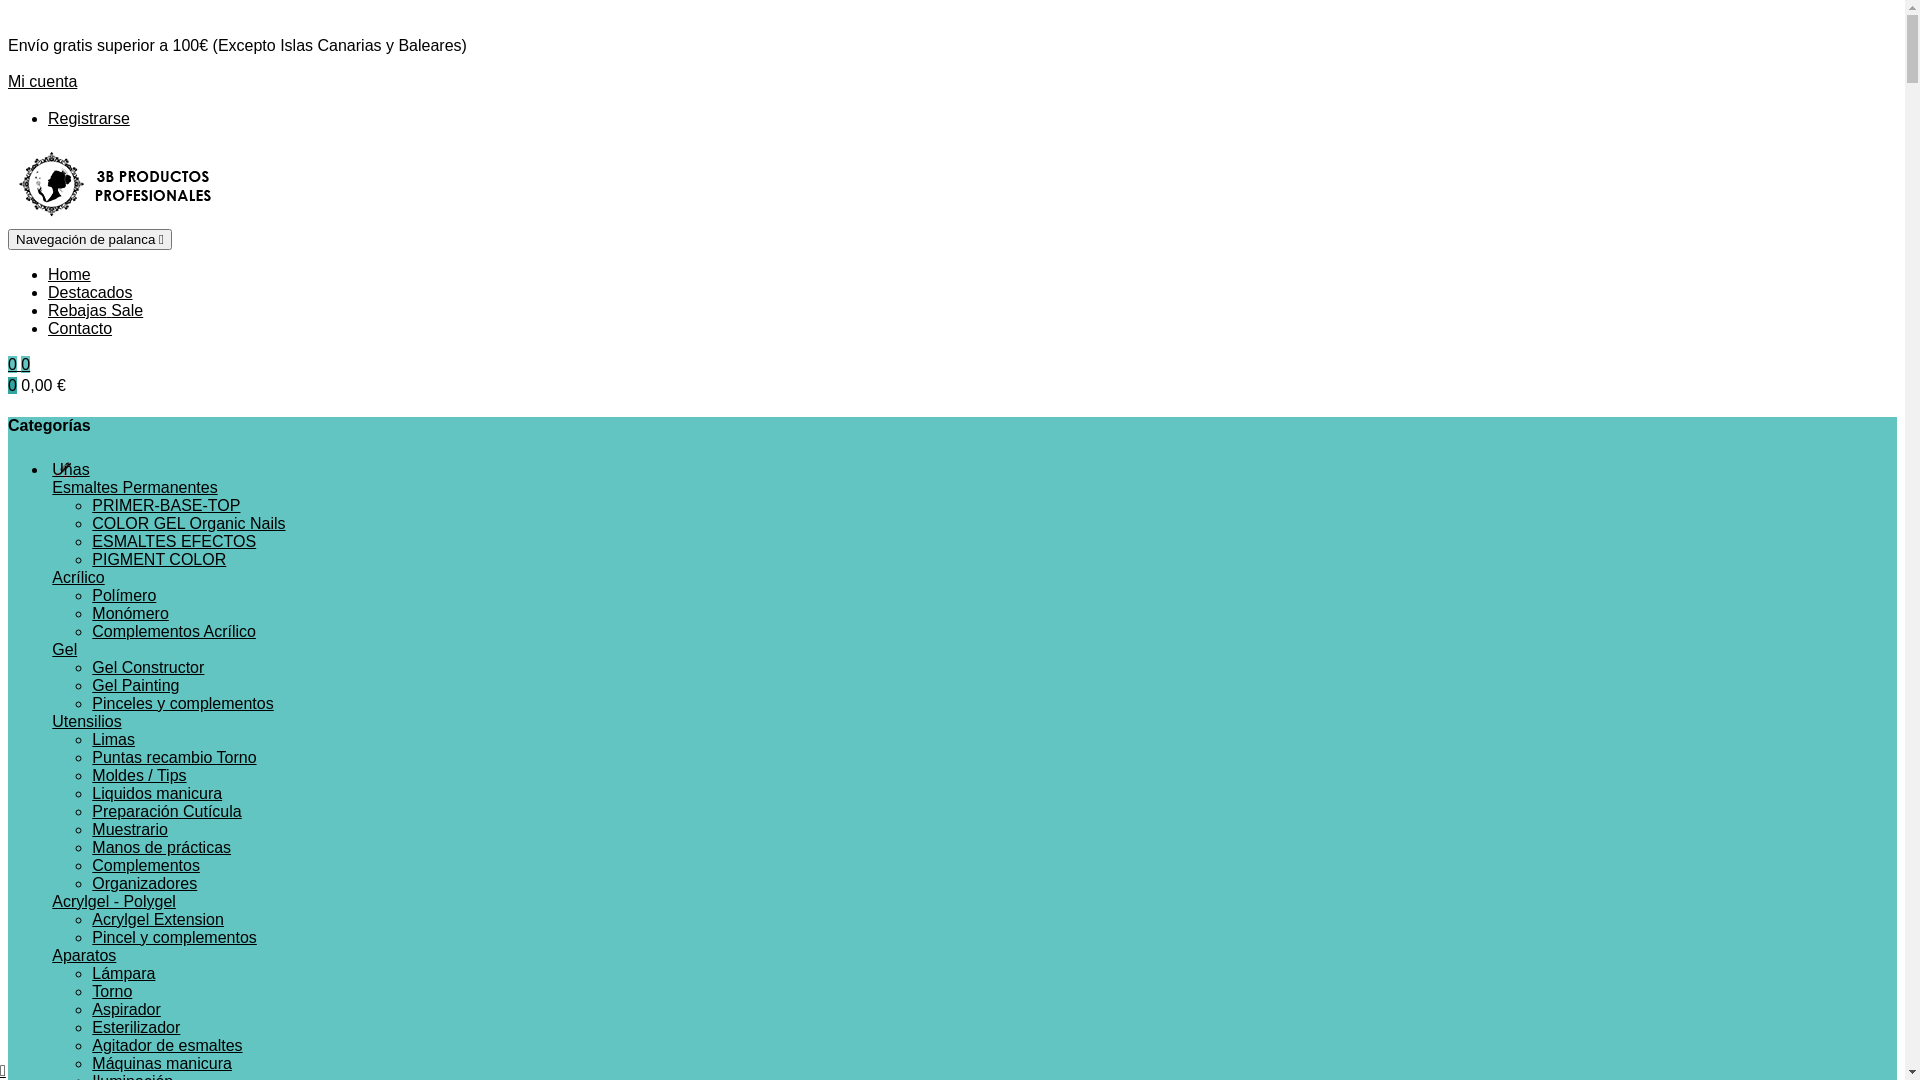  What do you see at coordinates (157, 919) in the screenshot?
I see `'Acrylgel Extension'` at bounding box center [157, 919].